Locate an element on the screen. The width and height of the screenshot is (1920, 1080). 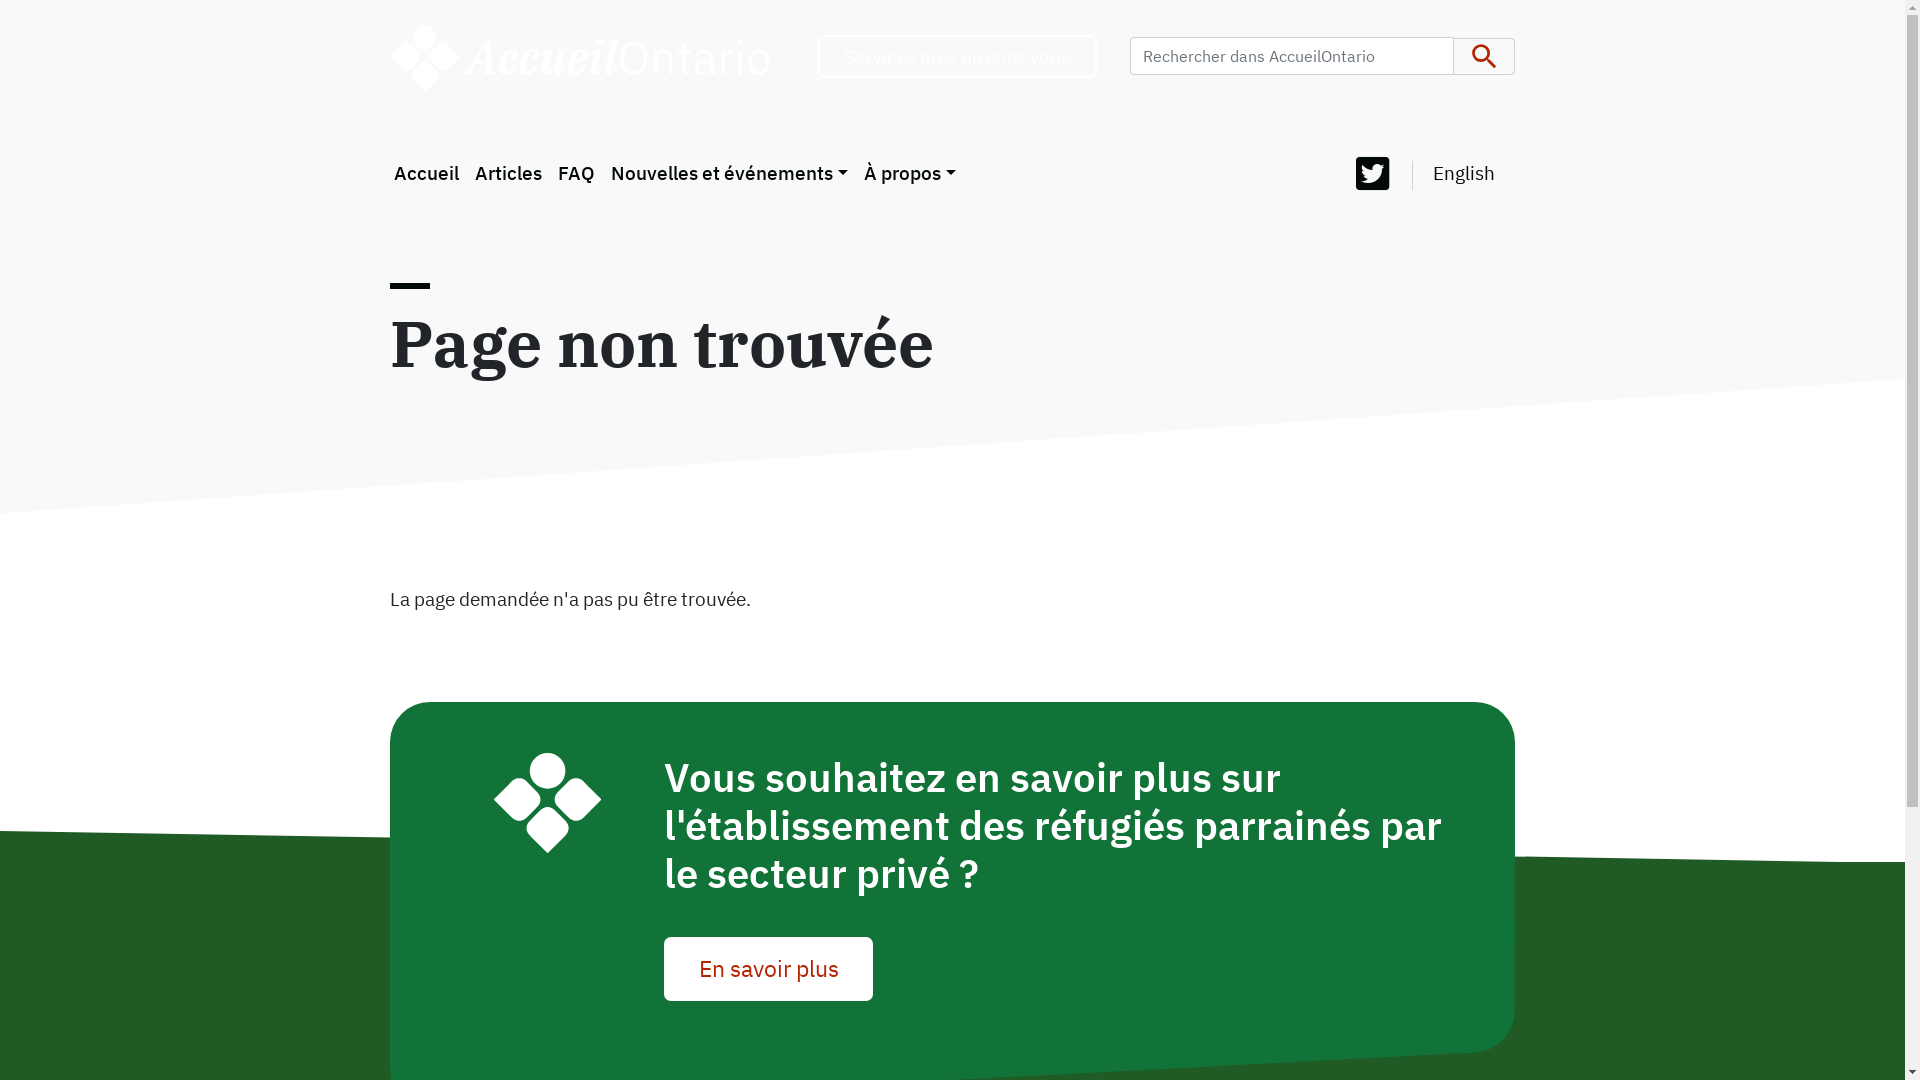
'En savoir plus' is located at coordinates (767, 967).